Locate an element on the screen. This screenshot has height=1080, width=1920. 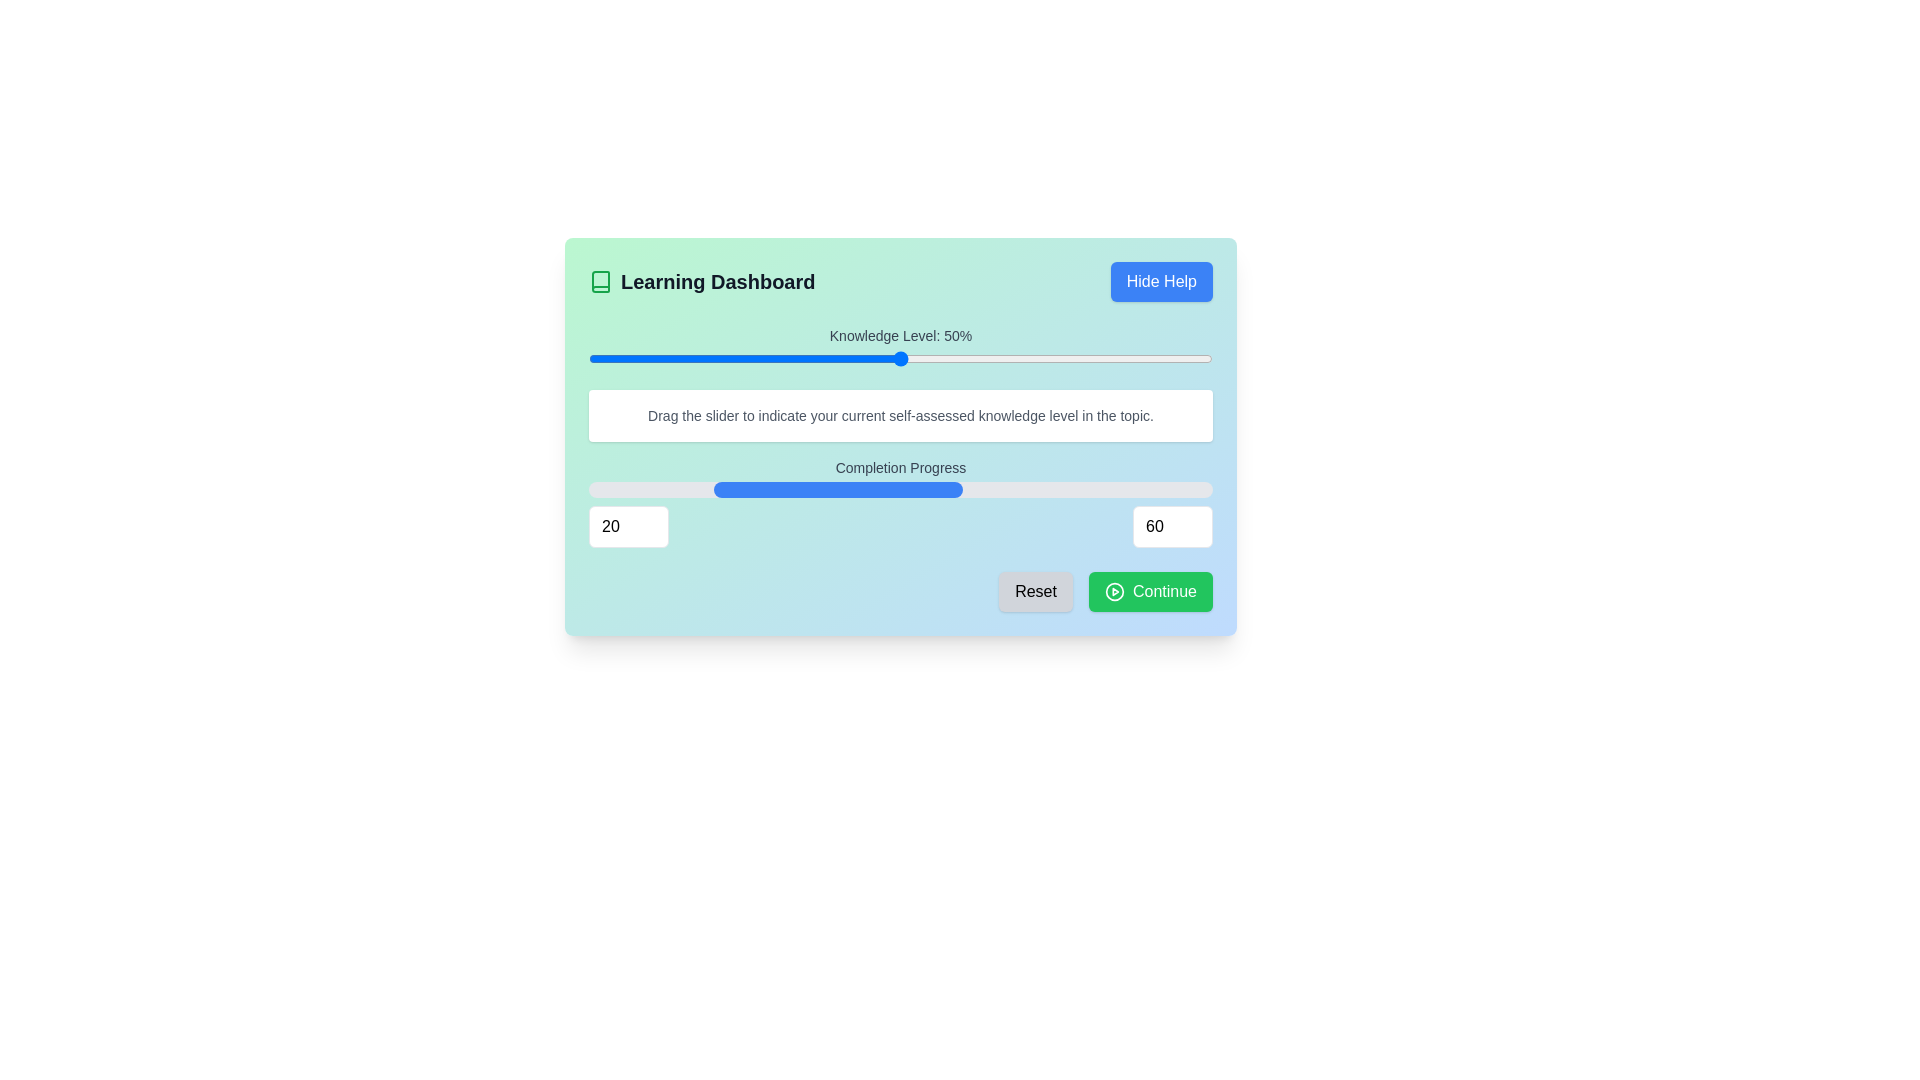
the knowledge level is located at coordinates (1150, 357).